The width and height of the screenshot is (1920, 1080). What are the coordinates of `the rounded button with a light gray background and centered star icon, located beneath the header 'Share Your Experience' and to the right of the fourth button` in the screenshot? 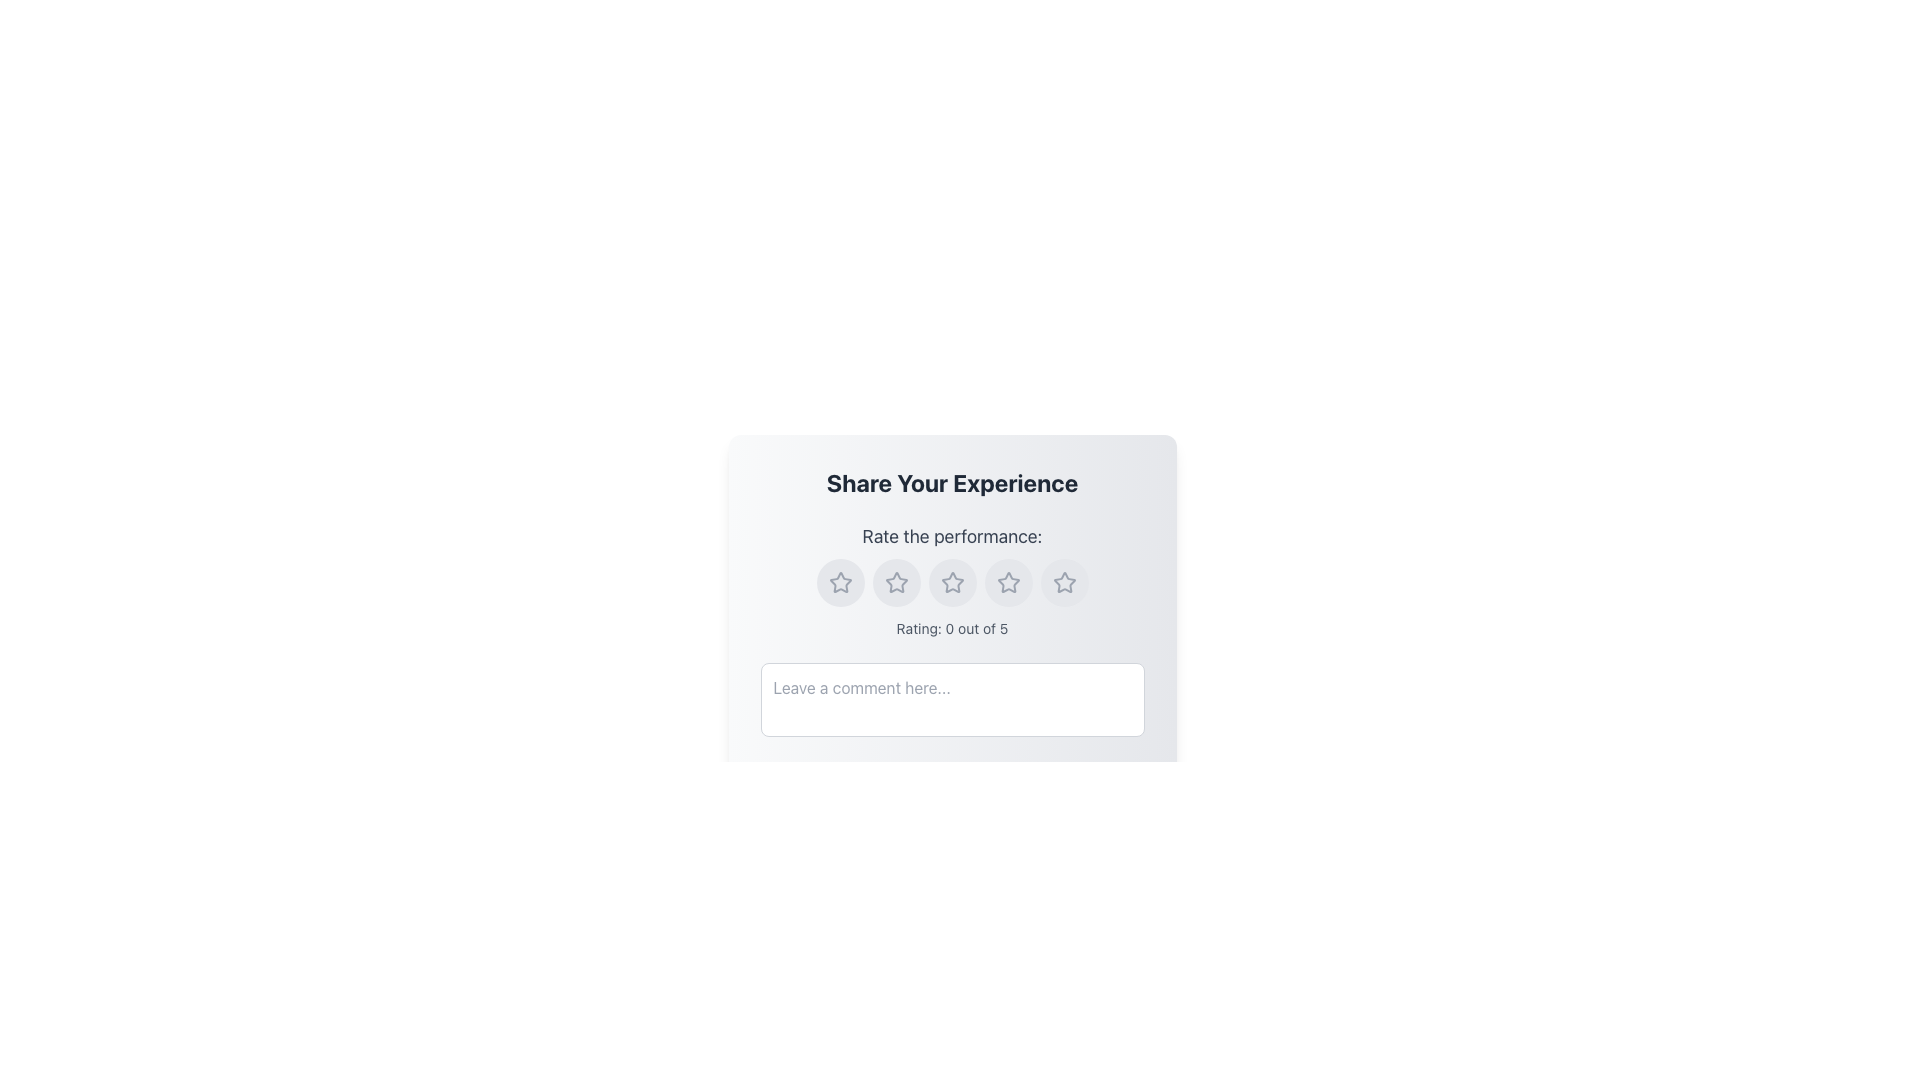 It's located at (1008, 582).